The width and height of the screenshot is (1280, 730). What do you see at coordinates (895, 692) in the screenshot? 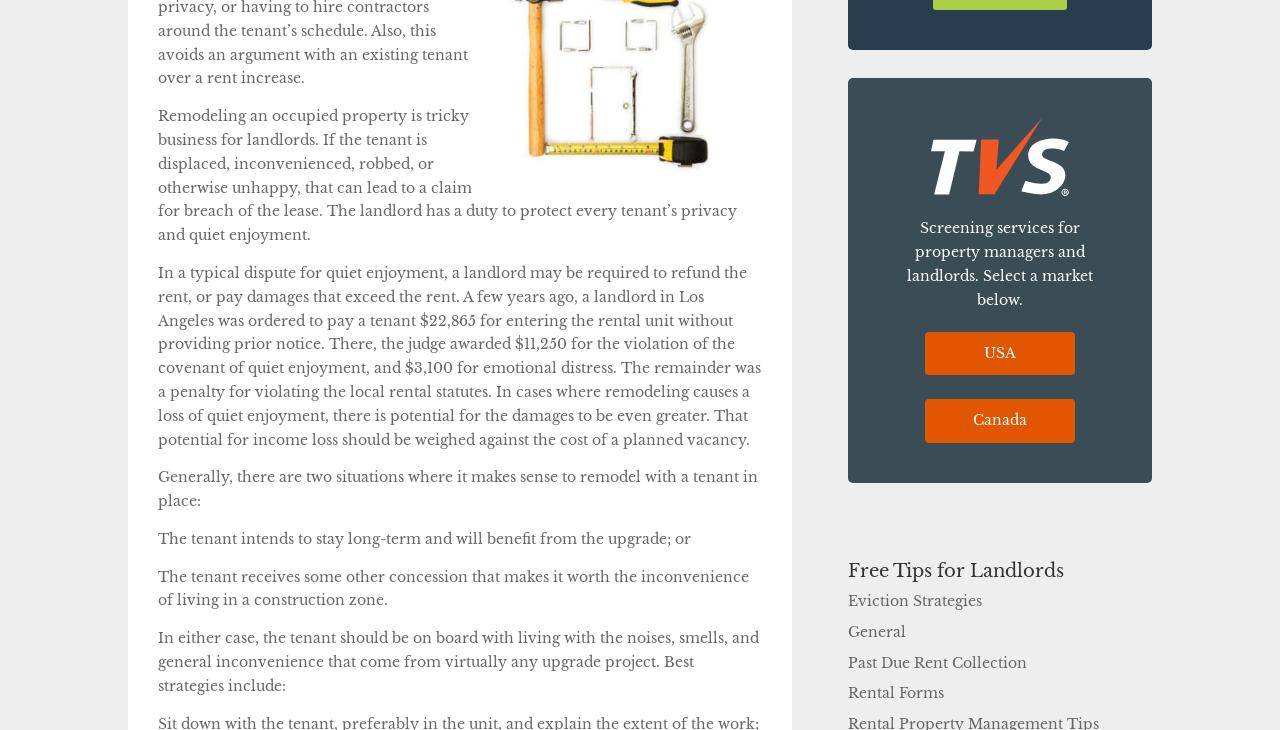
I see `'Rental Forms'` at bounding box center [895, 692].